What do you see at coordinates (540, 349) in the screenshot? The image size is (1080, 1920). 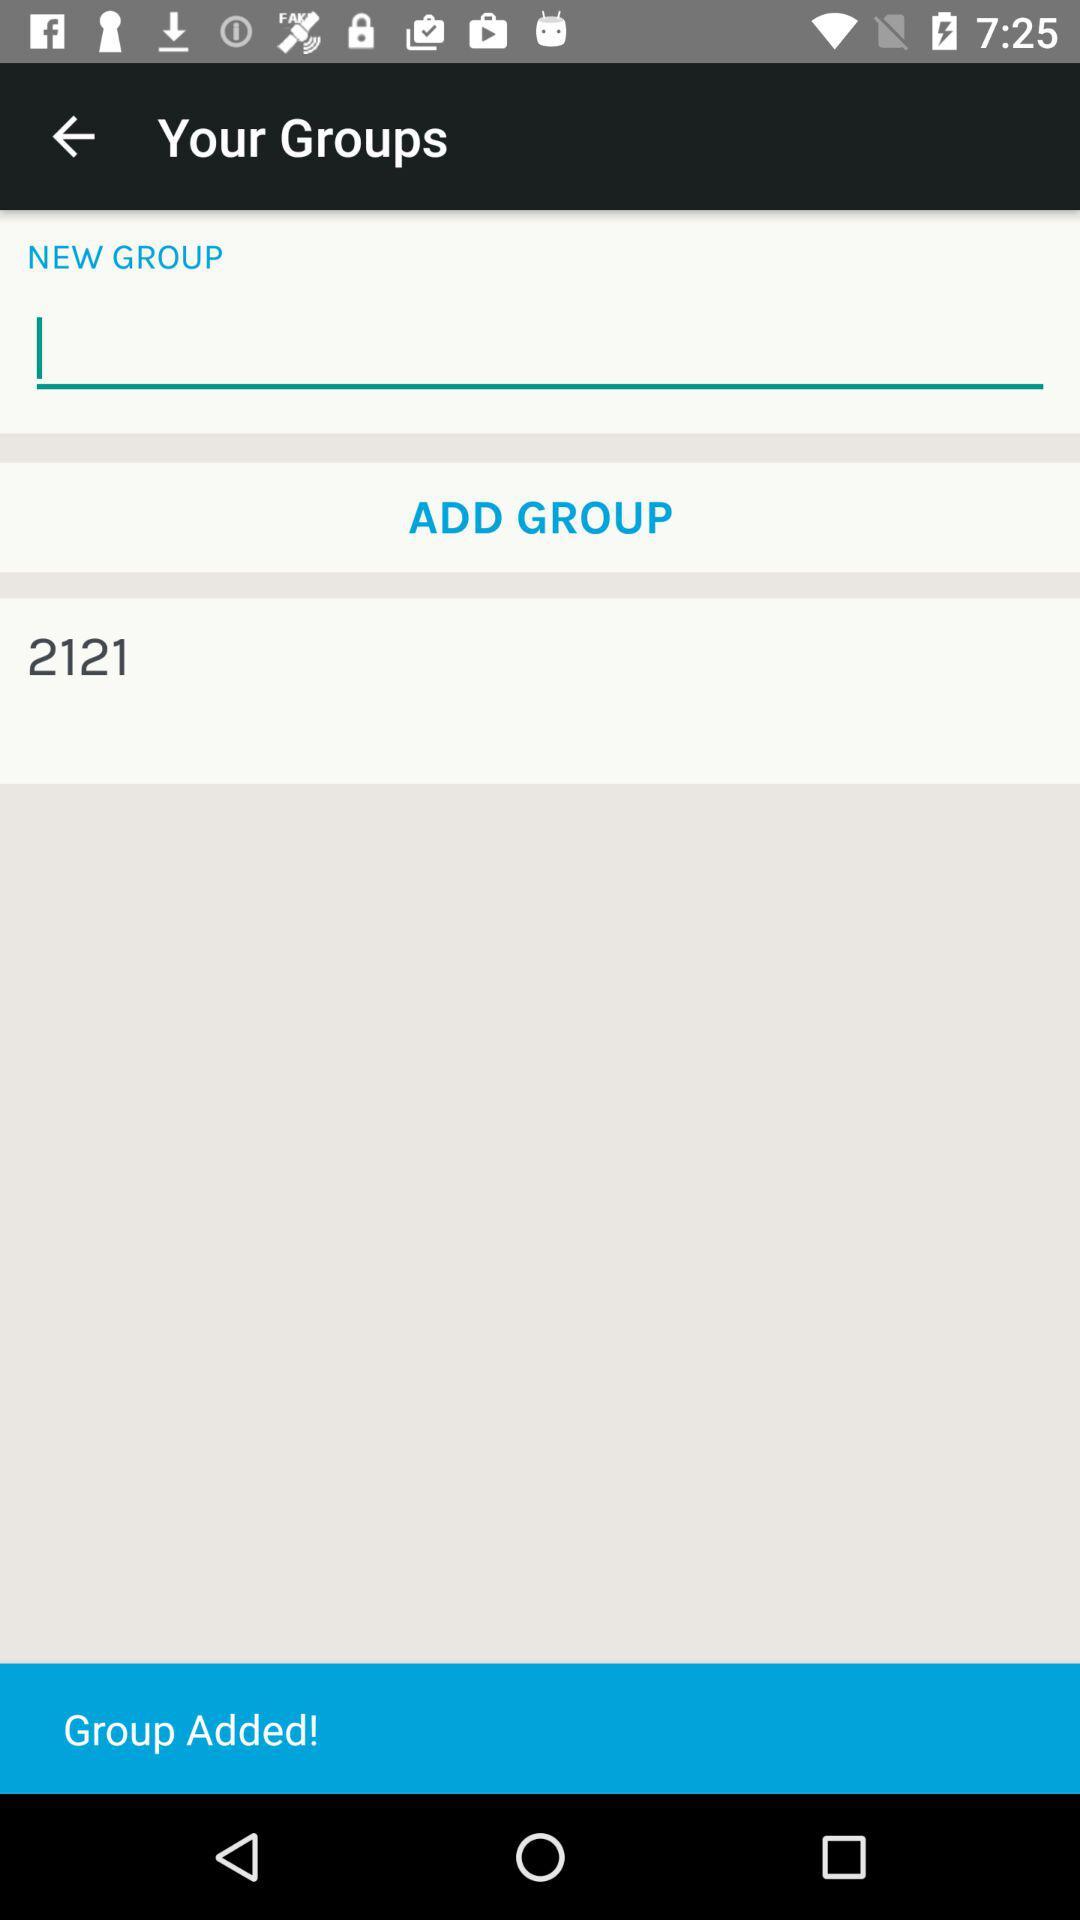 I see `a new group` at bounding box center [540, 349].